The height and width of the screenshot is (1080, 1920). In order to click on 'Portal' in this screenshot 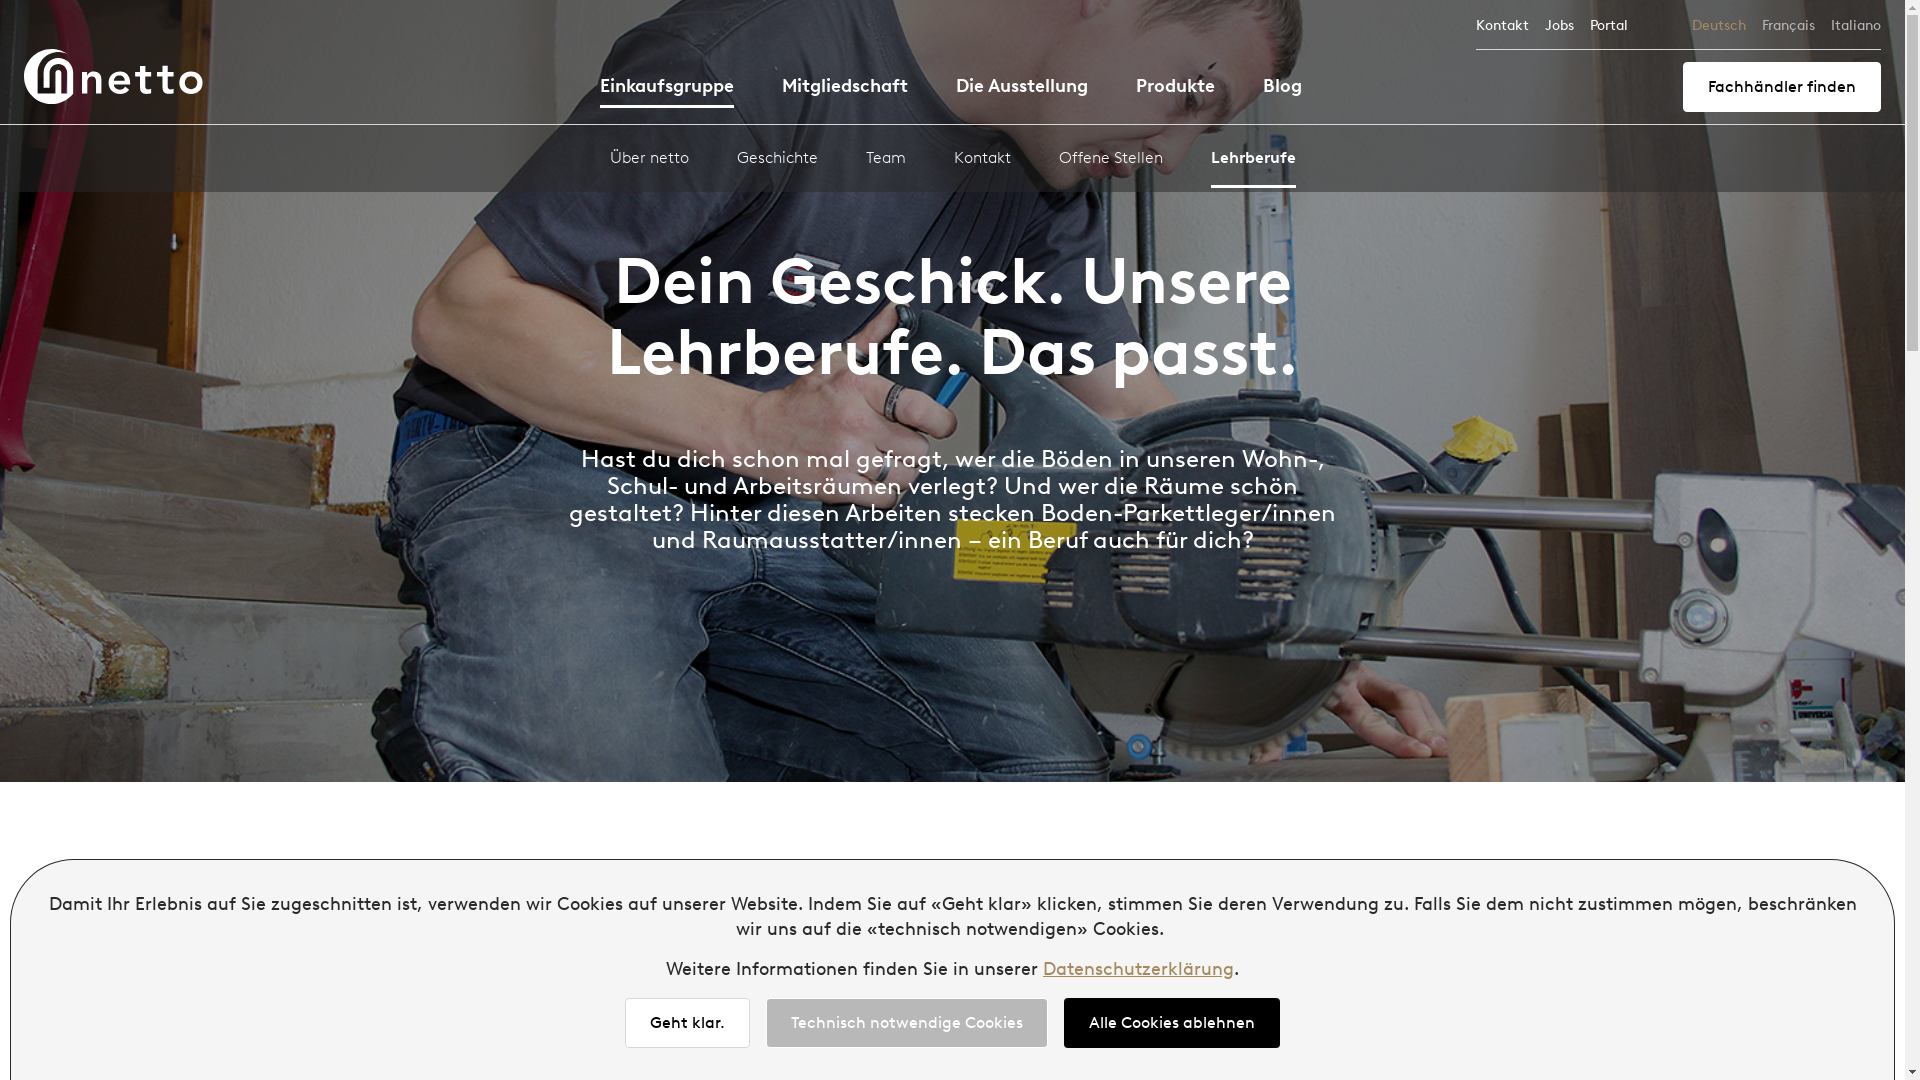, I will do `click(1608, 25)`.